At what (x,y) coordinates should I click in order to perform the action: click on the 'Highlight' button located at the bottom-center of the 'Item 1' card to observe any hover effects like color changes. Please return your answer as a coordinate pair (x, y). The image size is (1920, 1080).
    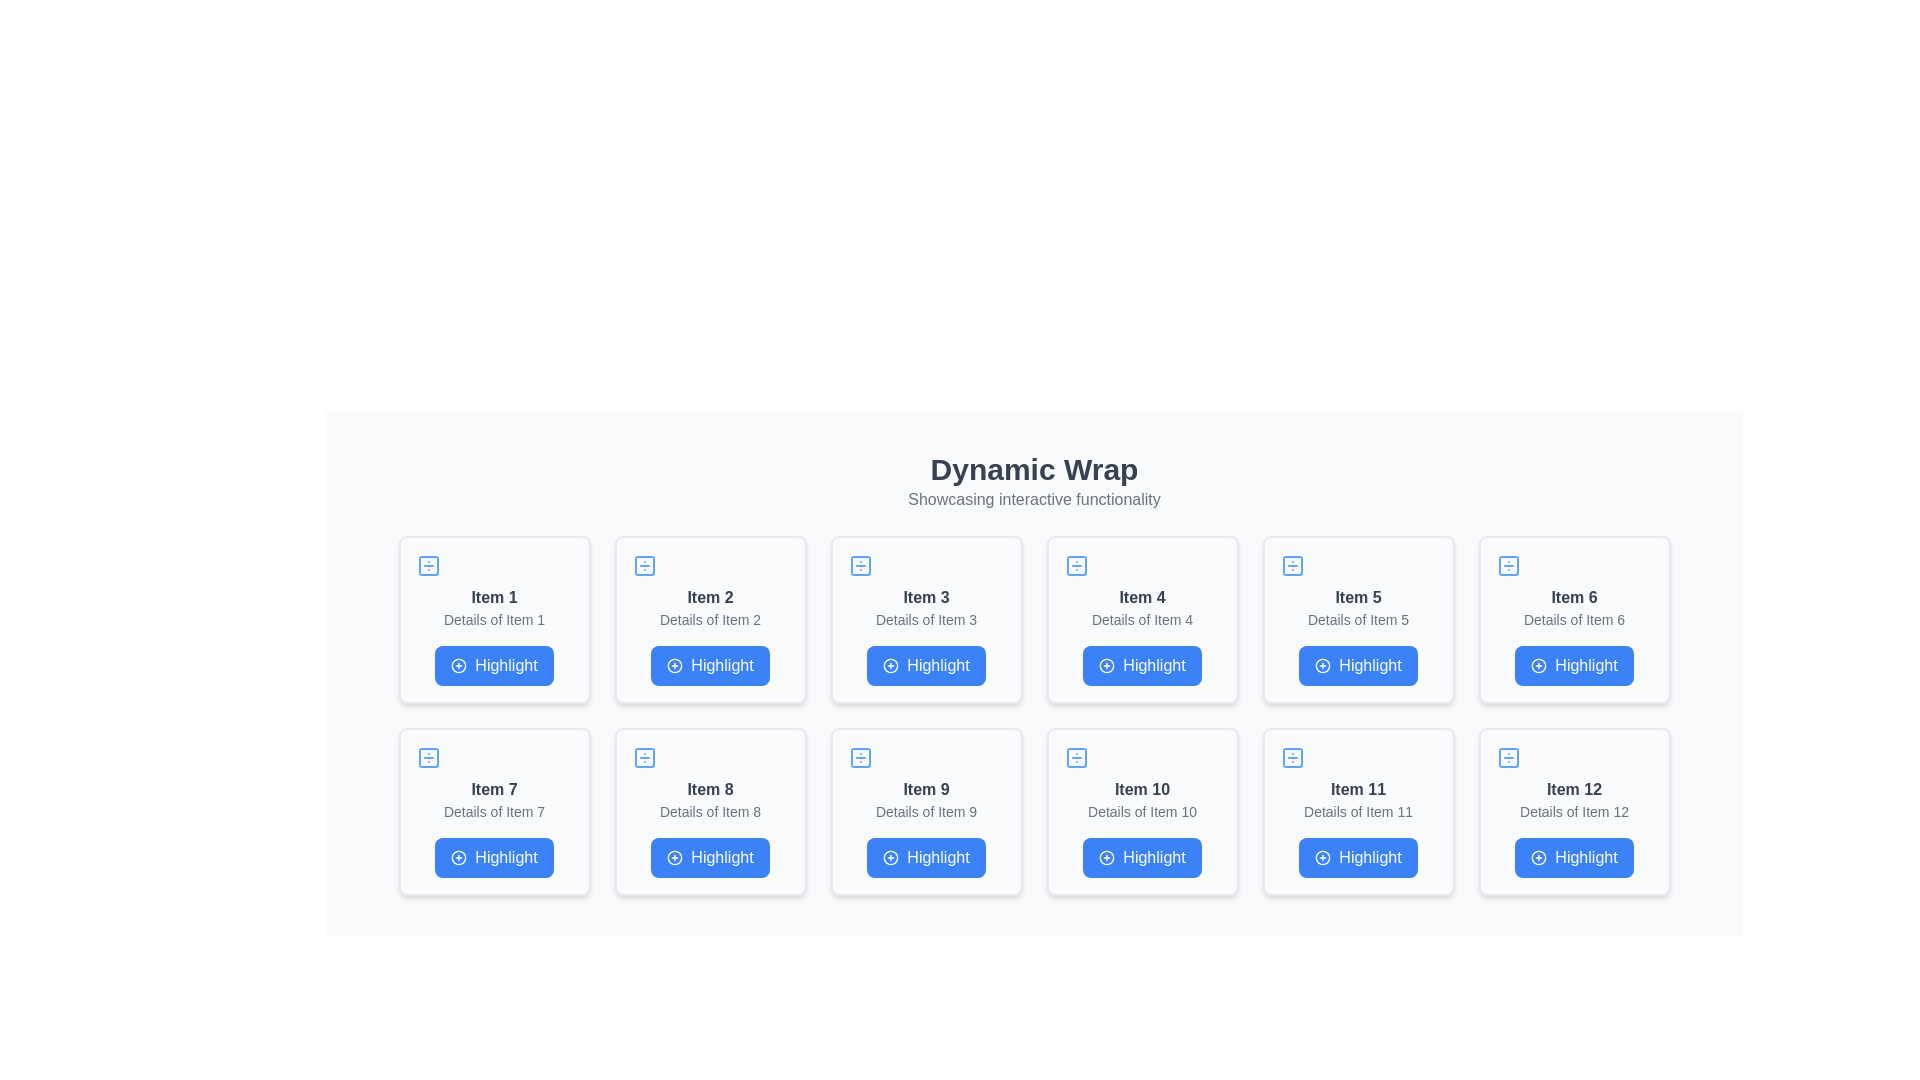
    Looking at the image, I should click on (494, 666).